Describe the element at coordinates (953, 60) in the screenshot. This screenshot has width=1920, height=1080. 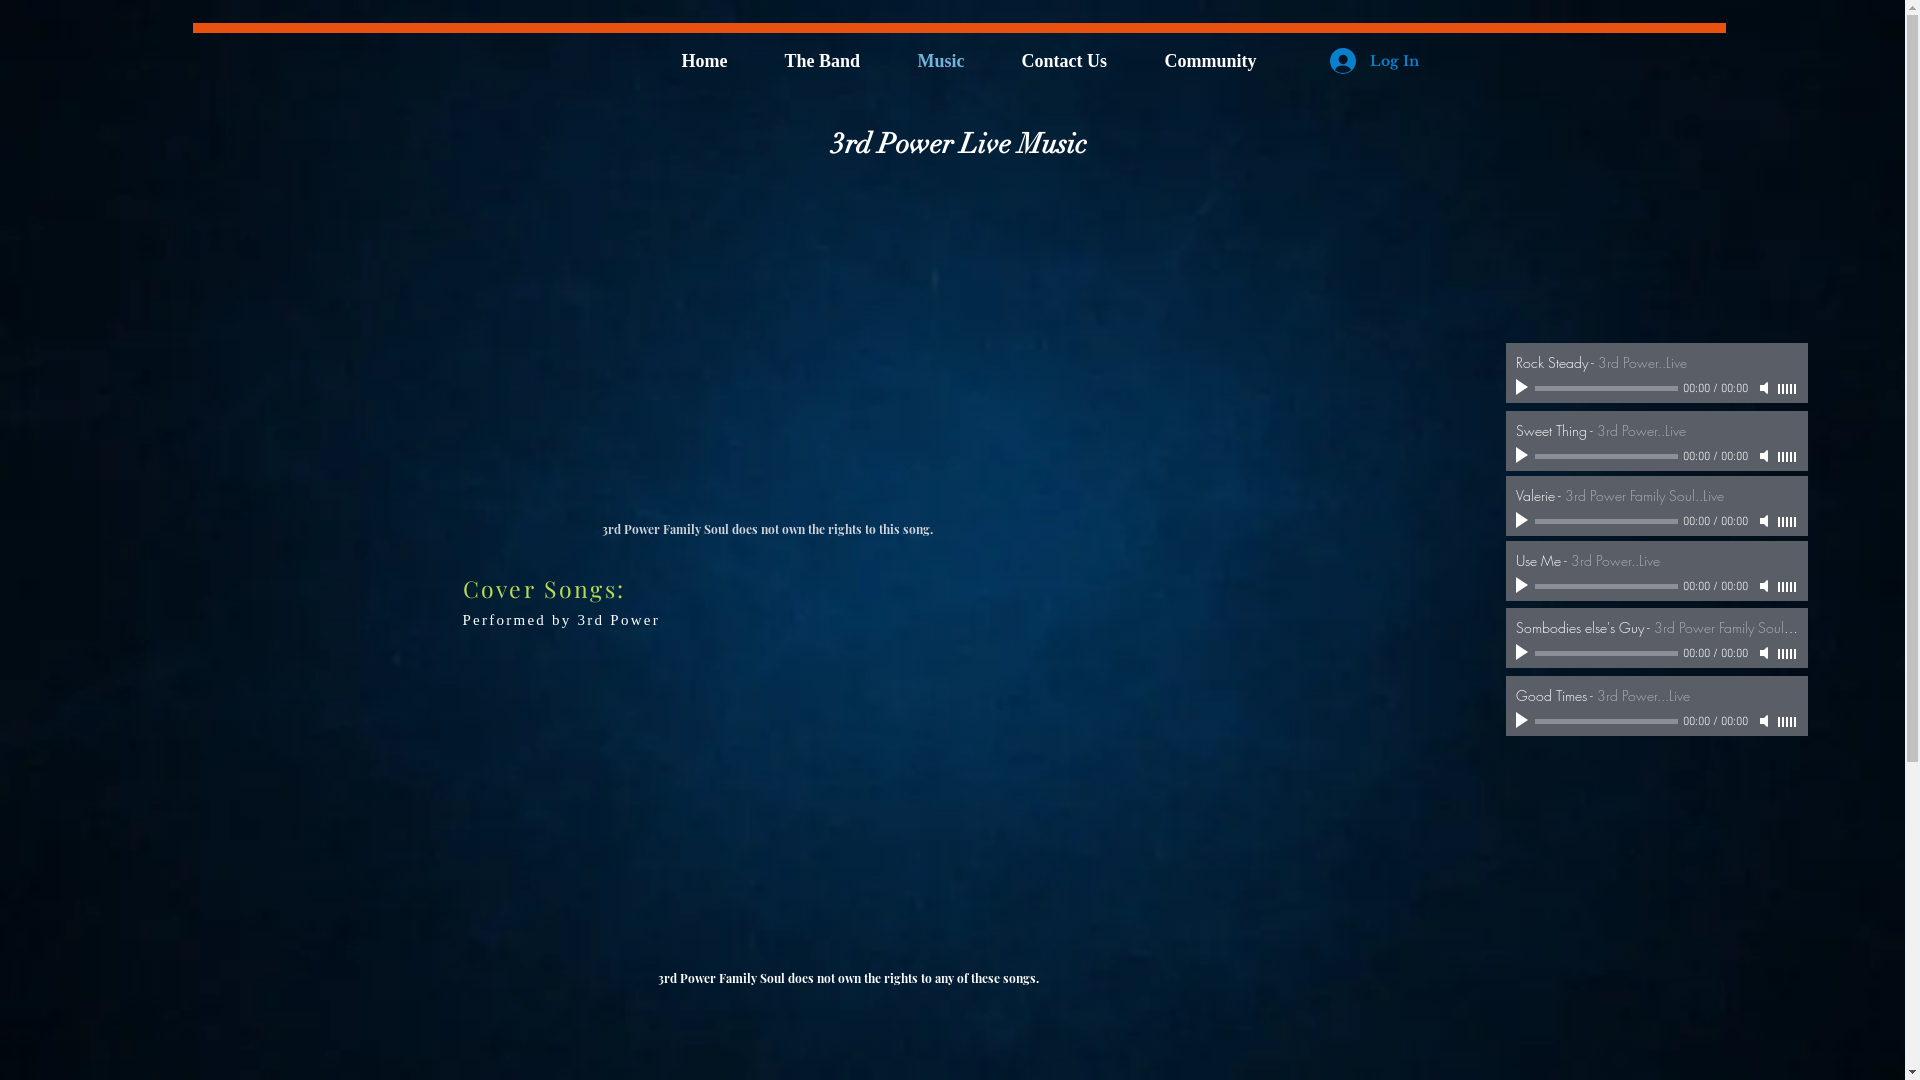
I see `'Music'` at that location.